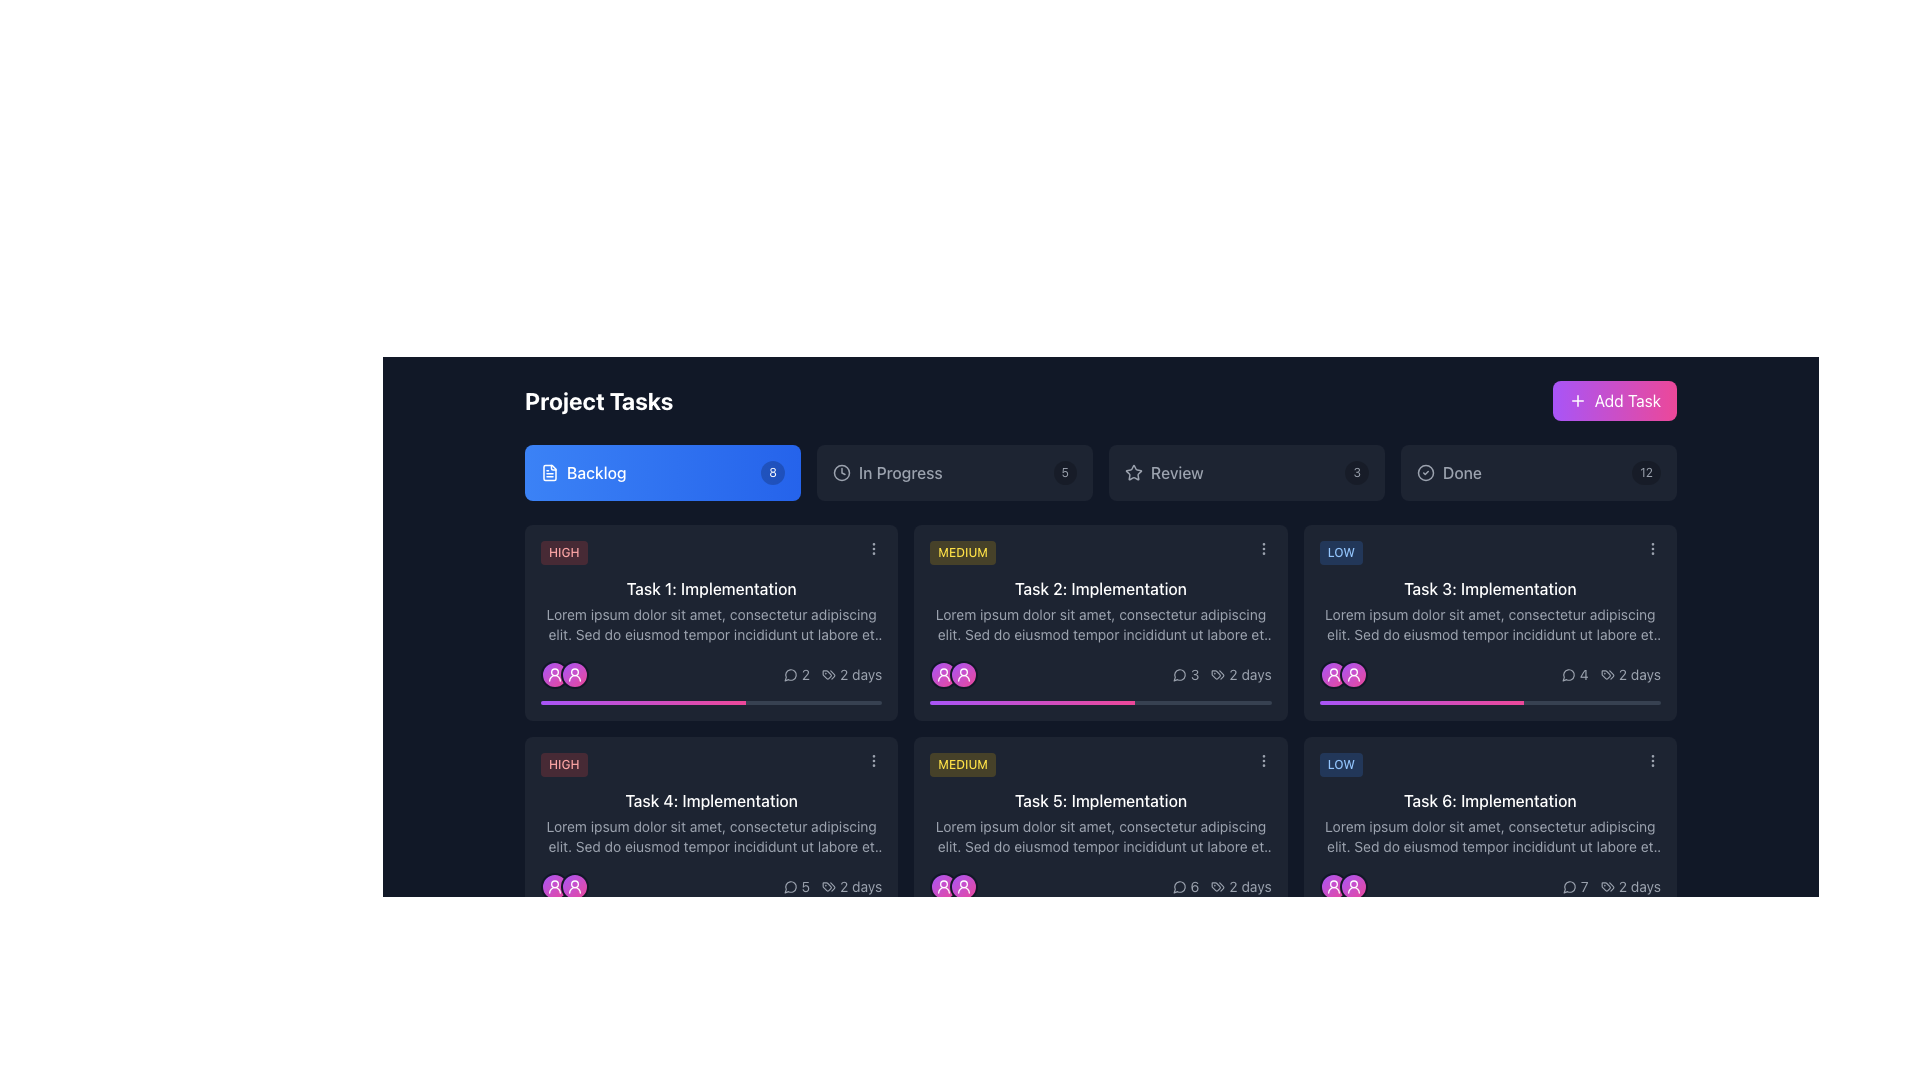  What do you see at coordinates (1449, 473) in the screenshot?
I see `the 'Done' label with a checkmark icon, which is styled in muted gray and positioned at the rightmost end of the categorized tabs` at bounding box center [1449, 473].